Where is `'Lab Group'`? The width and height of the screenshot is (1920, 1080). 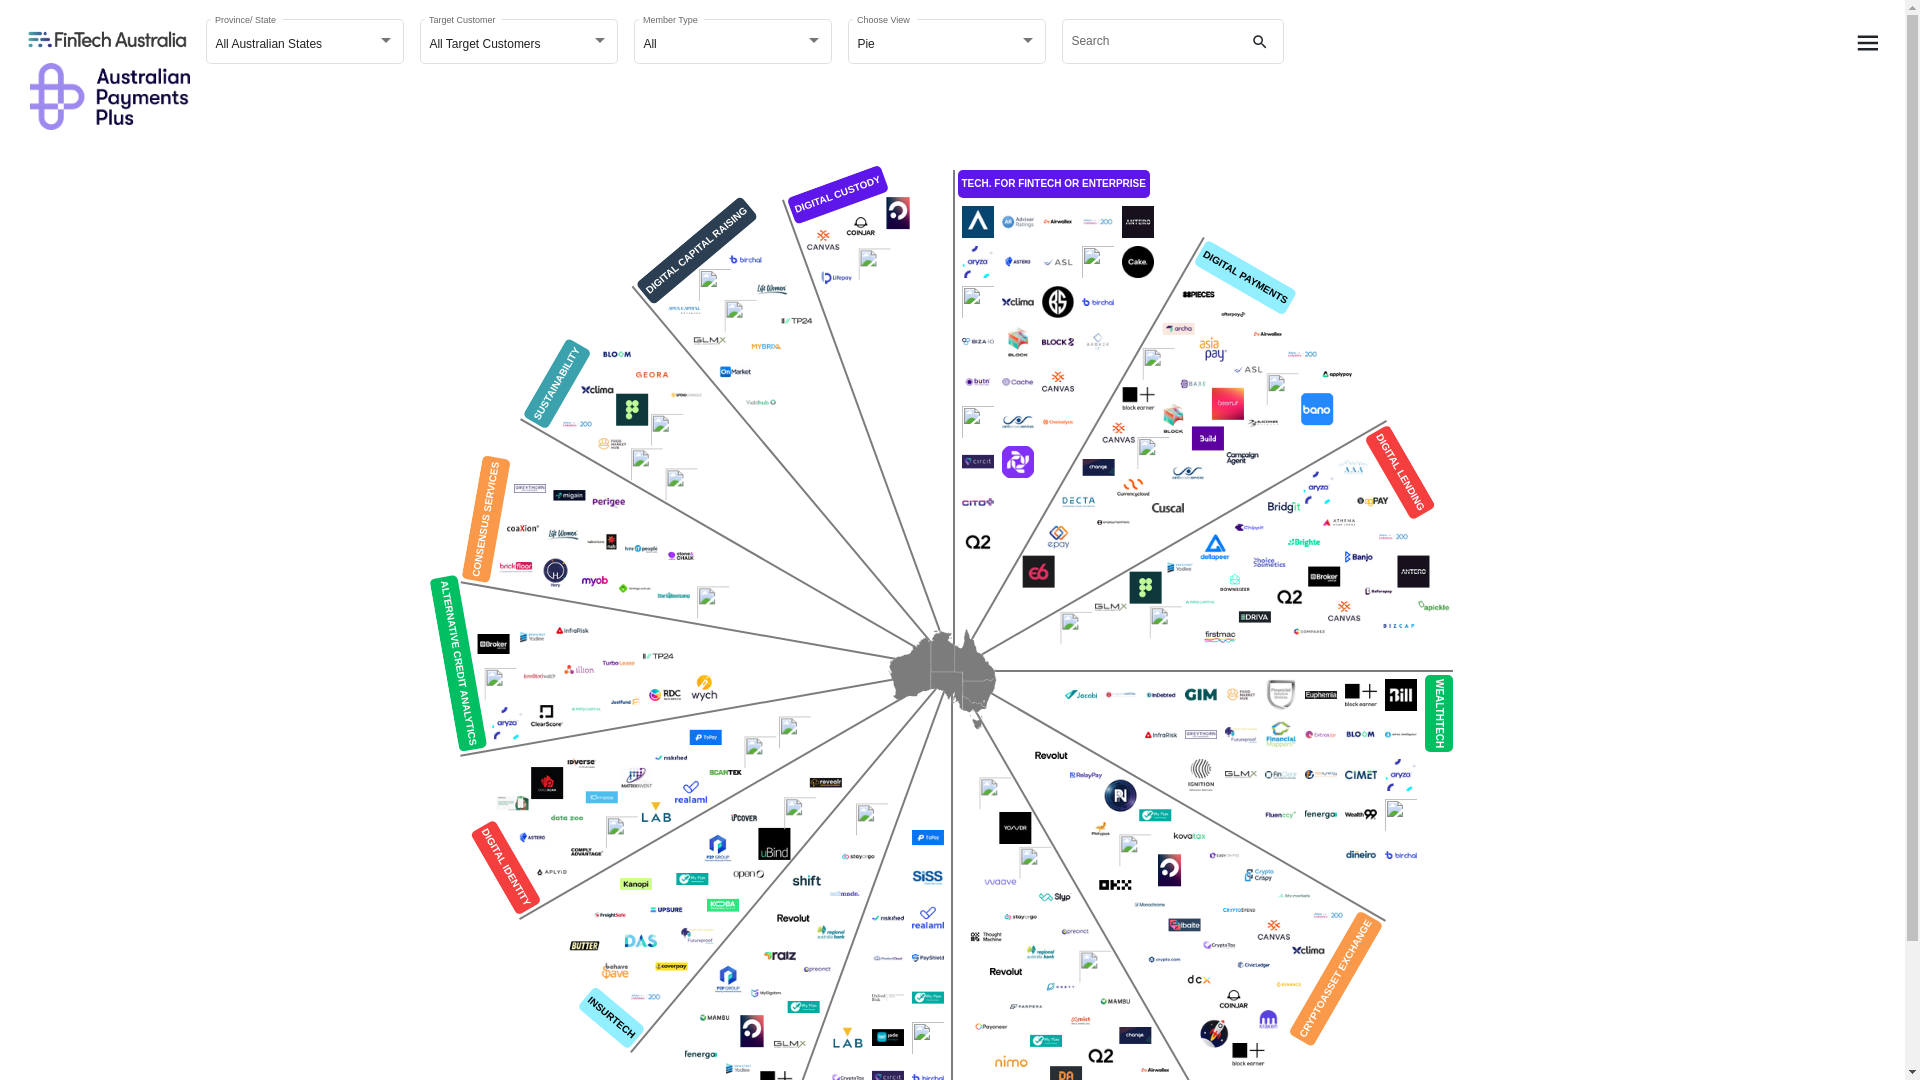 'Lab Group' is located at coordinates (848, 1036).